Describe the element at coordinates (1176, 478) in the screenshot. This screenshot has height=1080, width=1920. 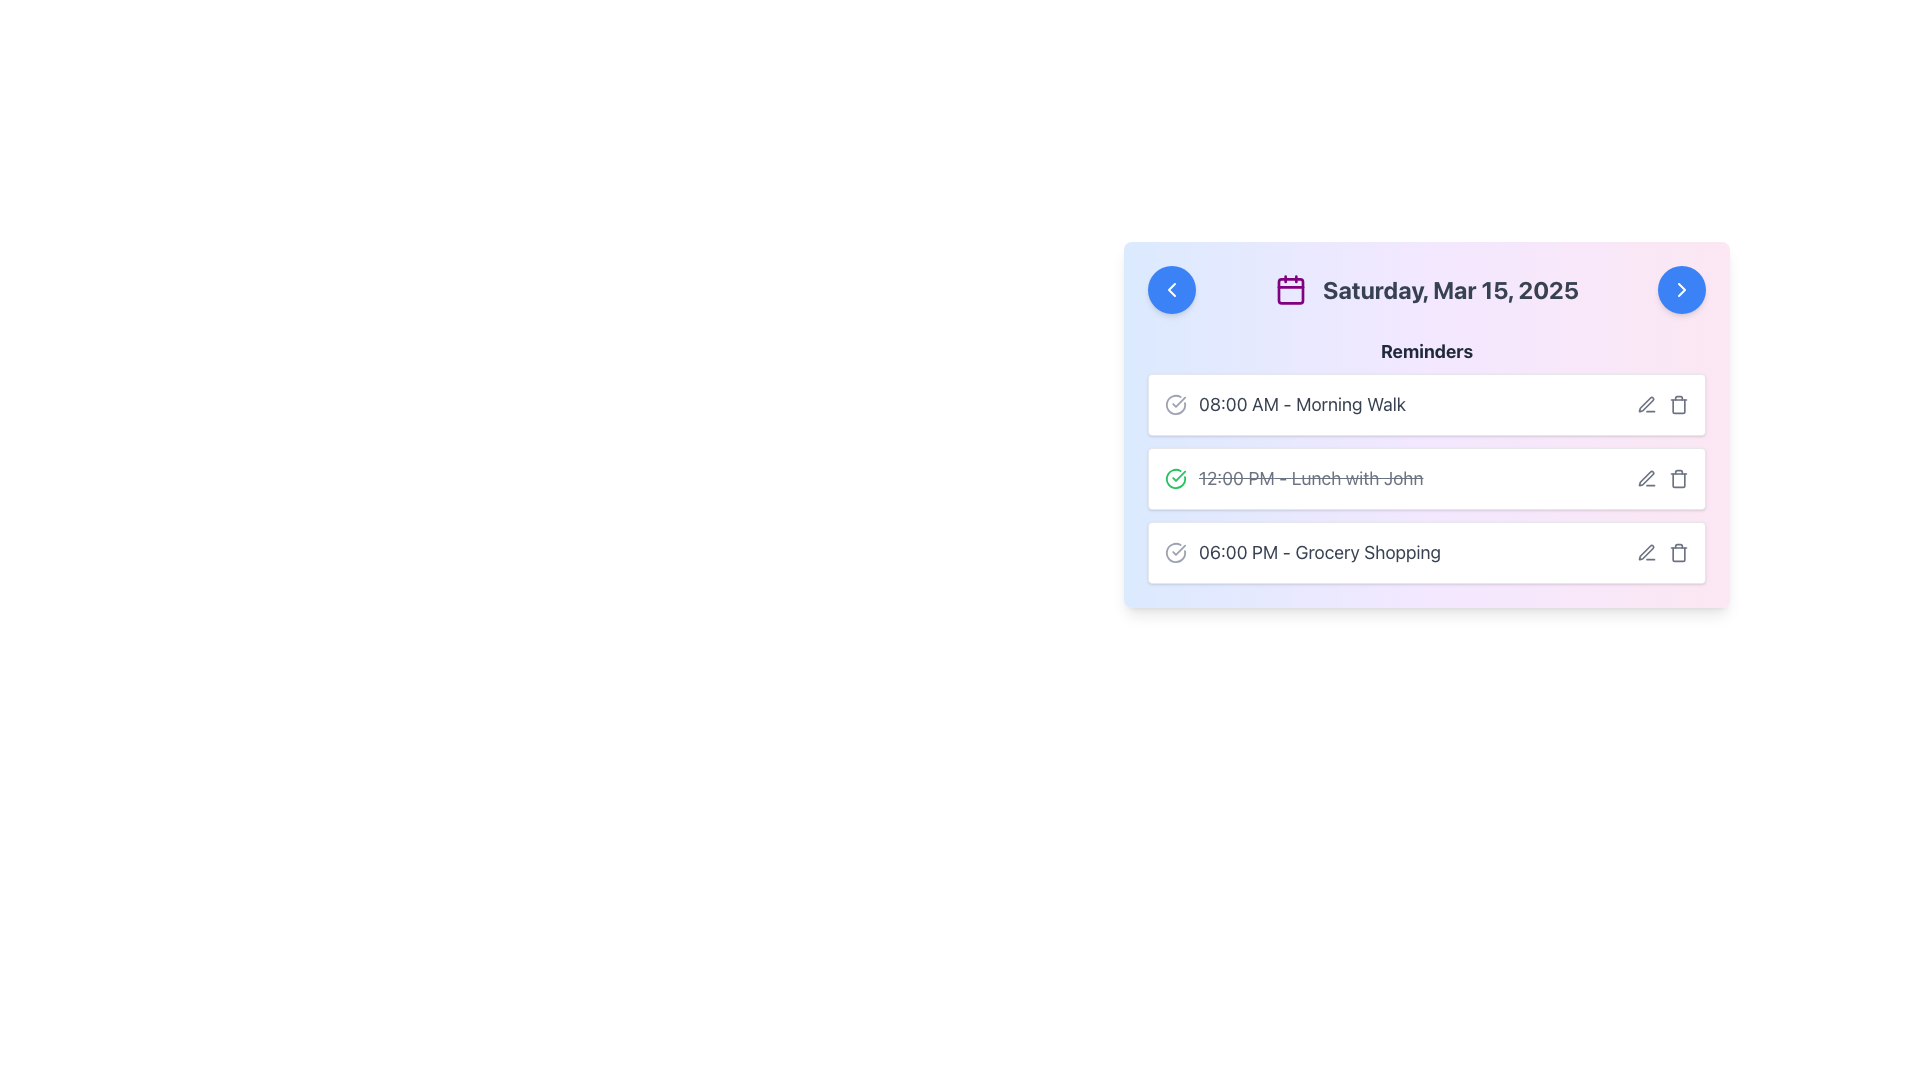
I see `the completion icon for the task '12:00 PM - Lunch with John'` at that location.